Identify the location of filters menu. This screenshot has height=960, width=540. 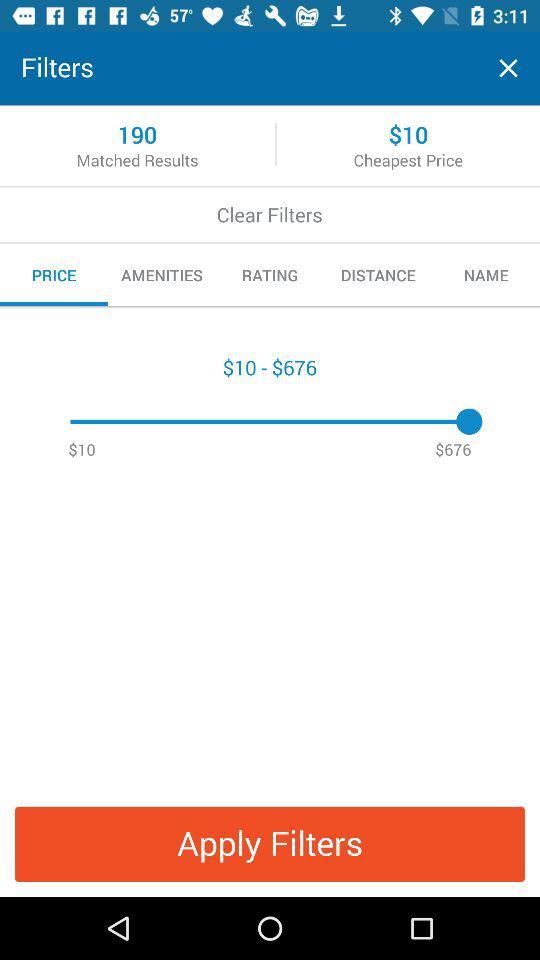
(508, 68).